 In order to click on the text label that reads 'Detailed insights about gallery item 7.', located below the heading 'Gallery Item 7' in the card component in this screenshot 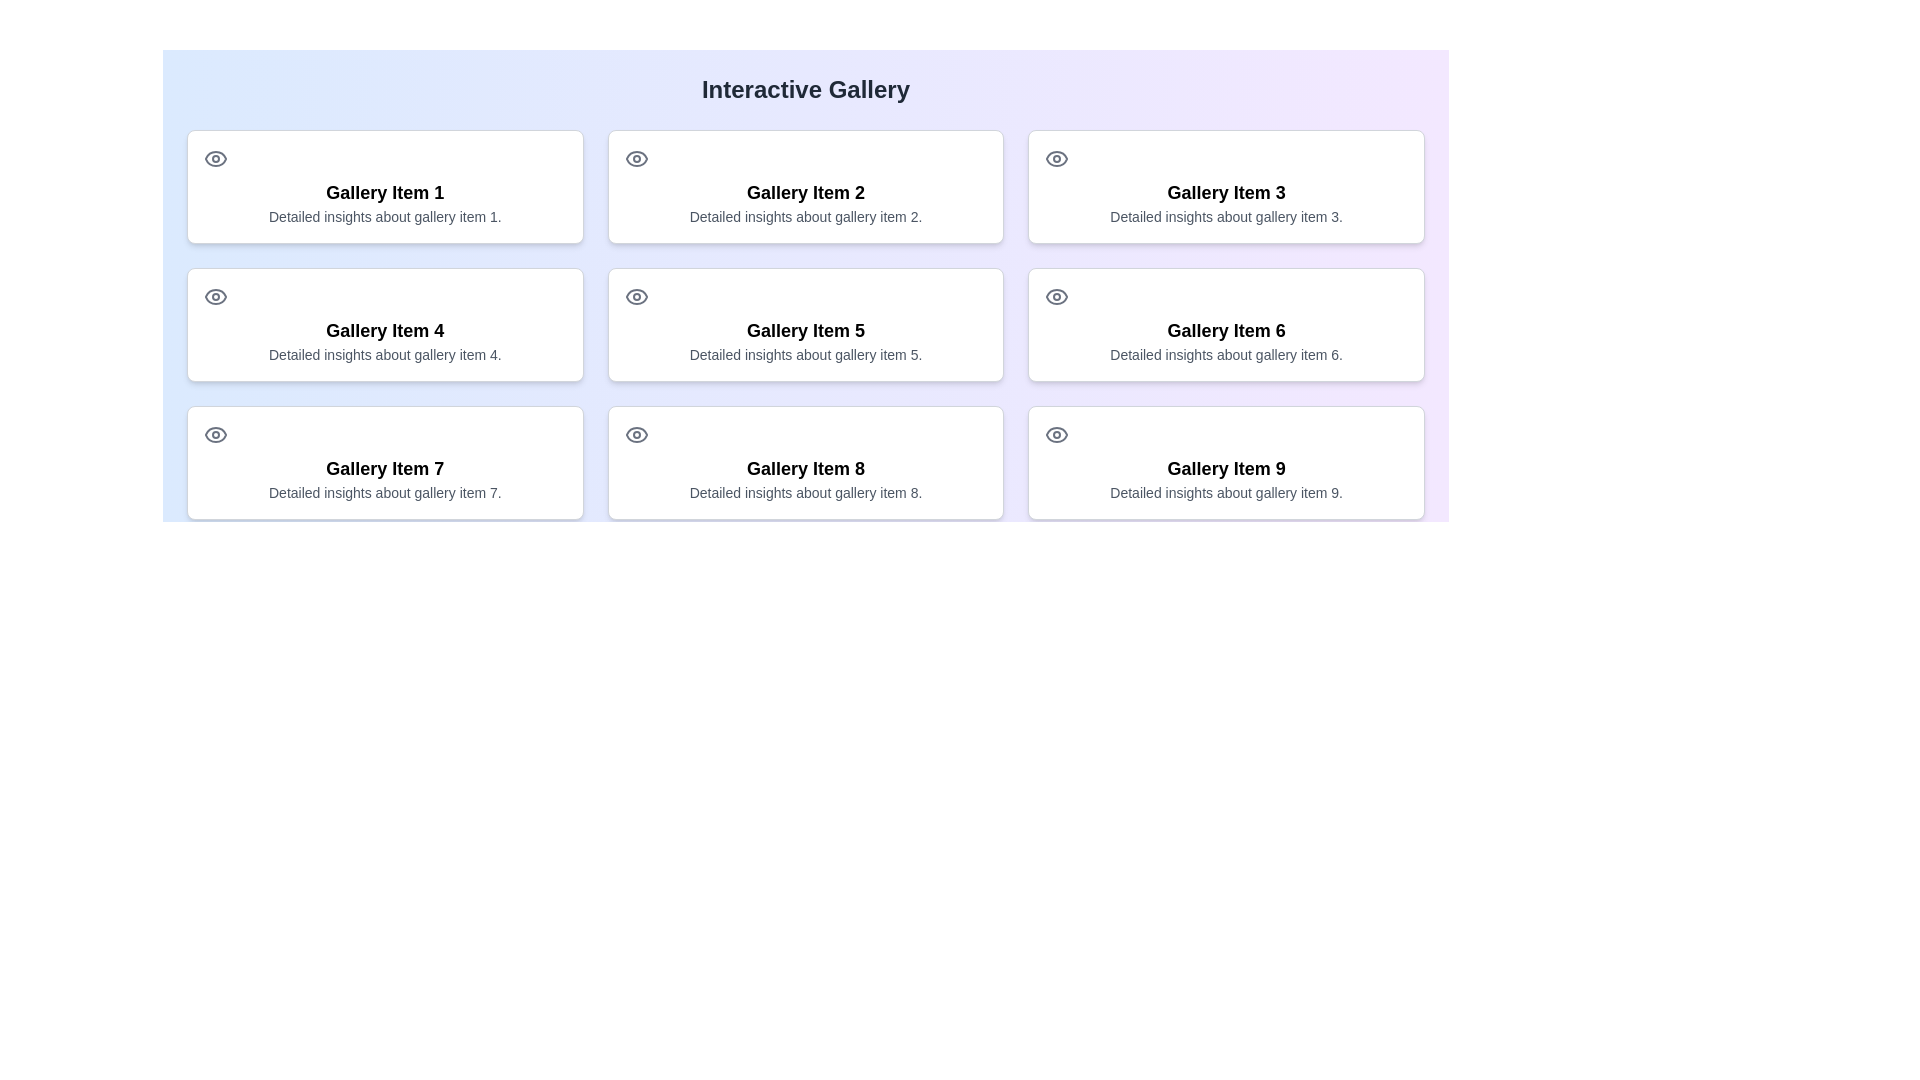, I will do `click(385, 493)`.